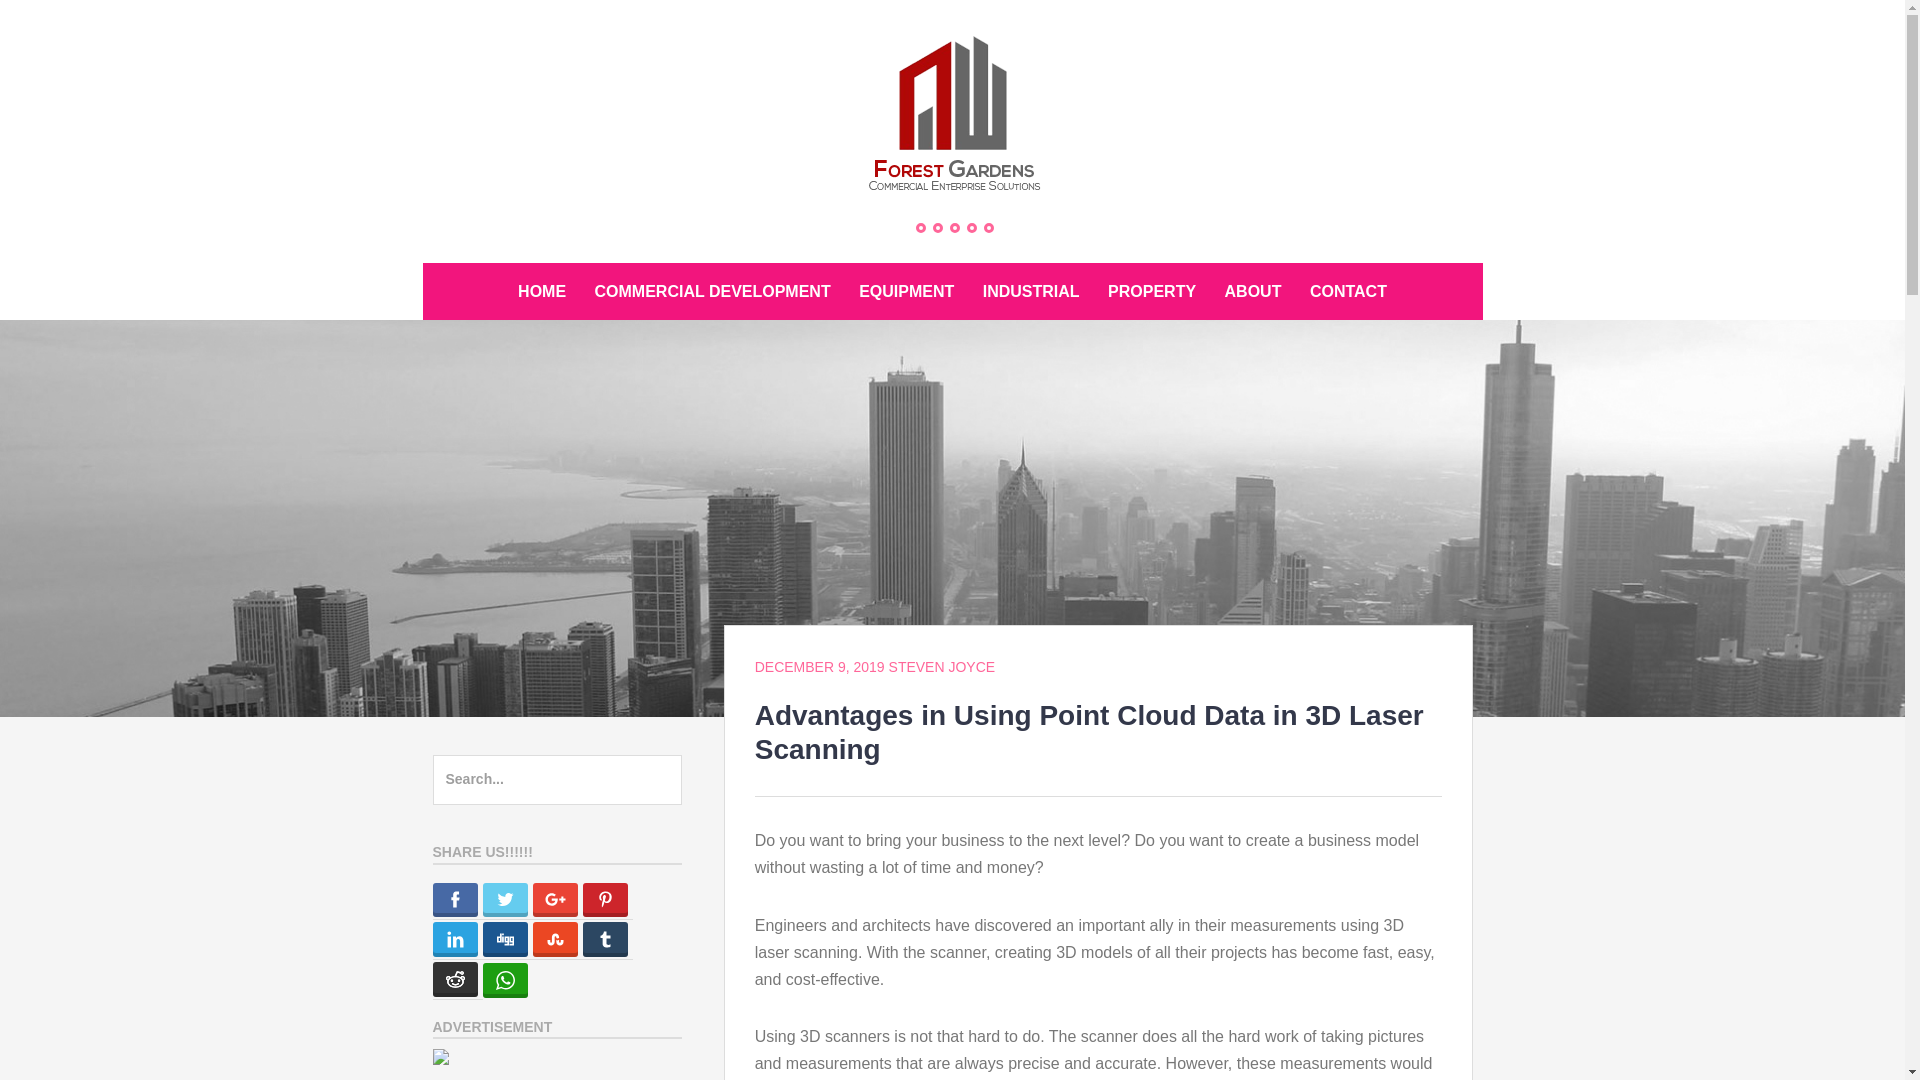  I want to click on 'DECEMBER 9, 2019', so click(820, 667).